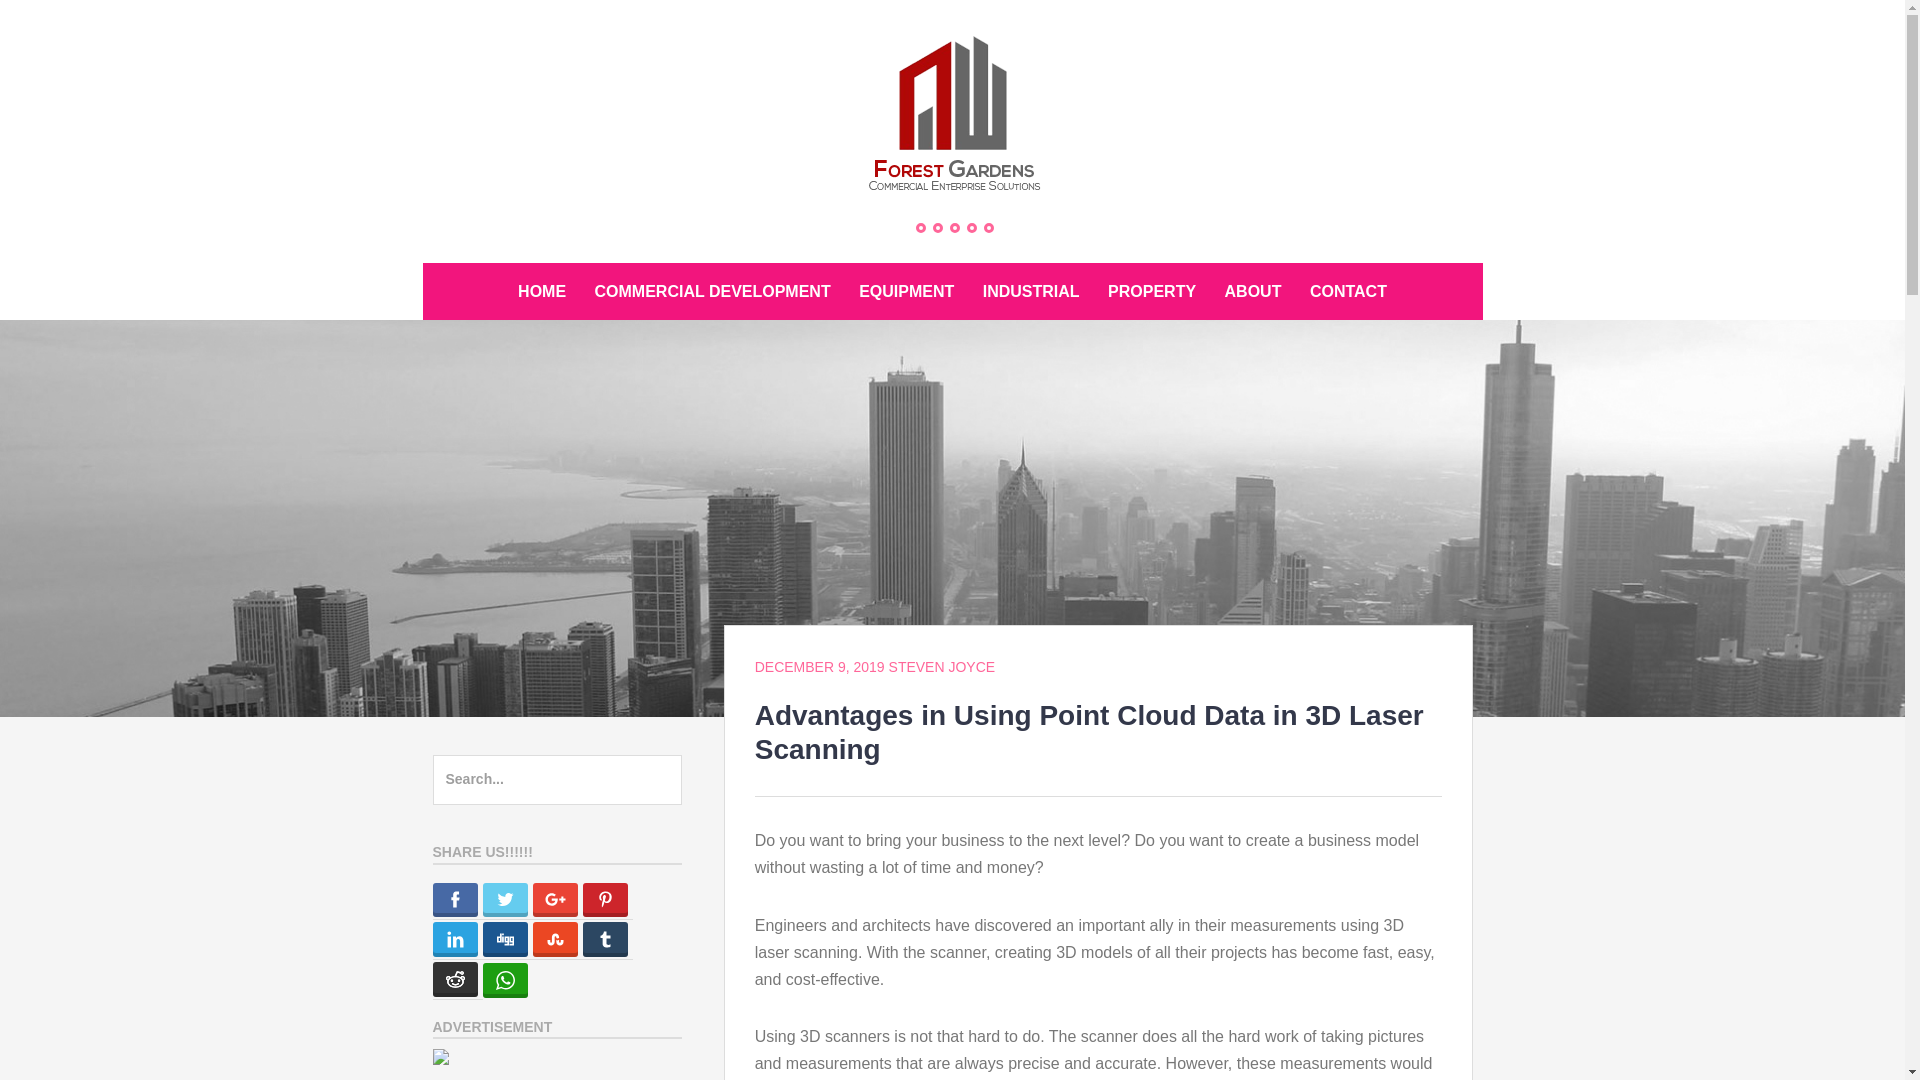  I want to click on 'DECEMBER 9, 2019', so click(820, 667).